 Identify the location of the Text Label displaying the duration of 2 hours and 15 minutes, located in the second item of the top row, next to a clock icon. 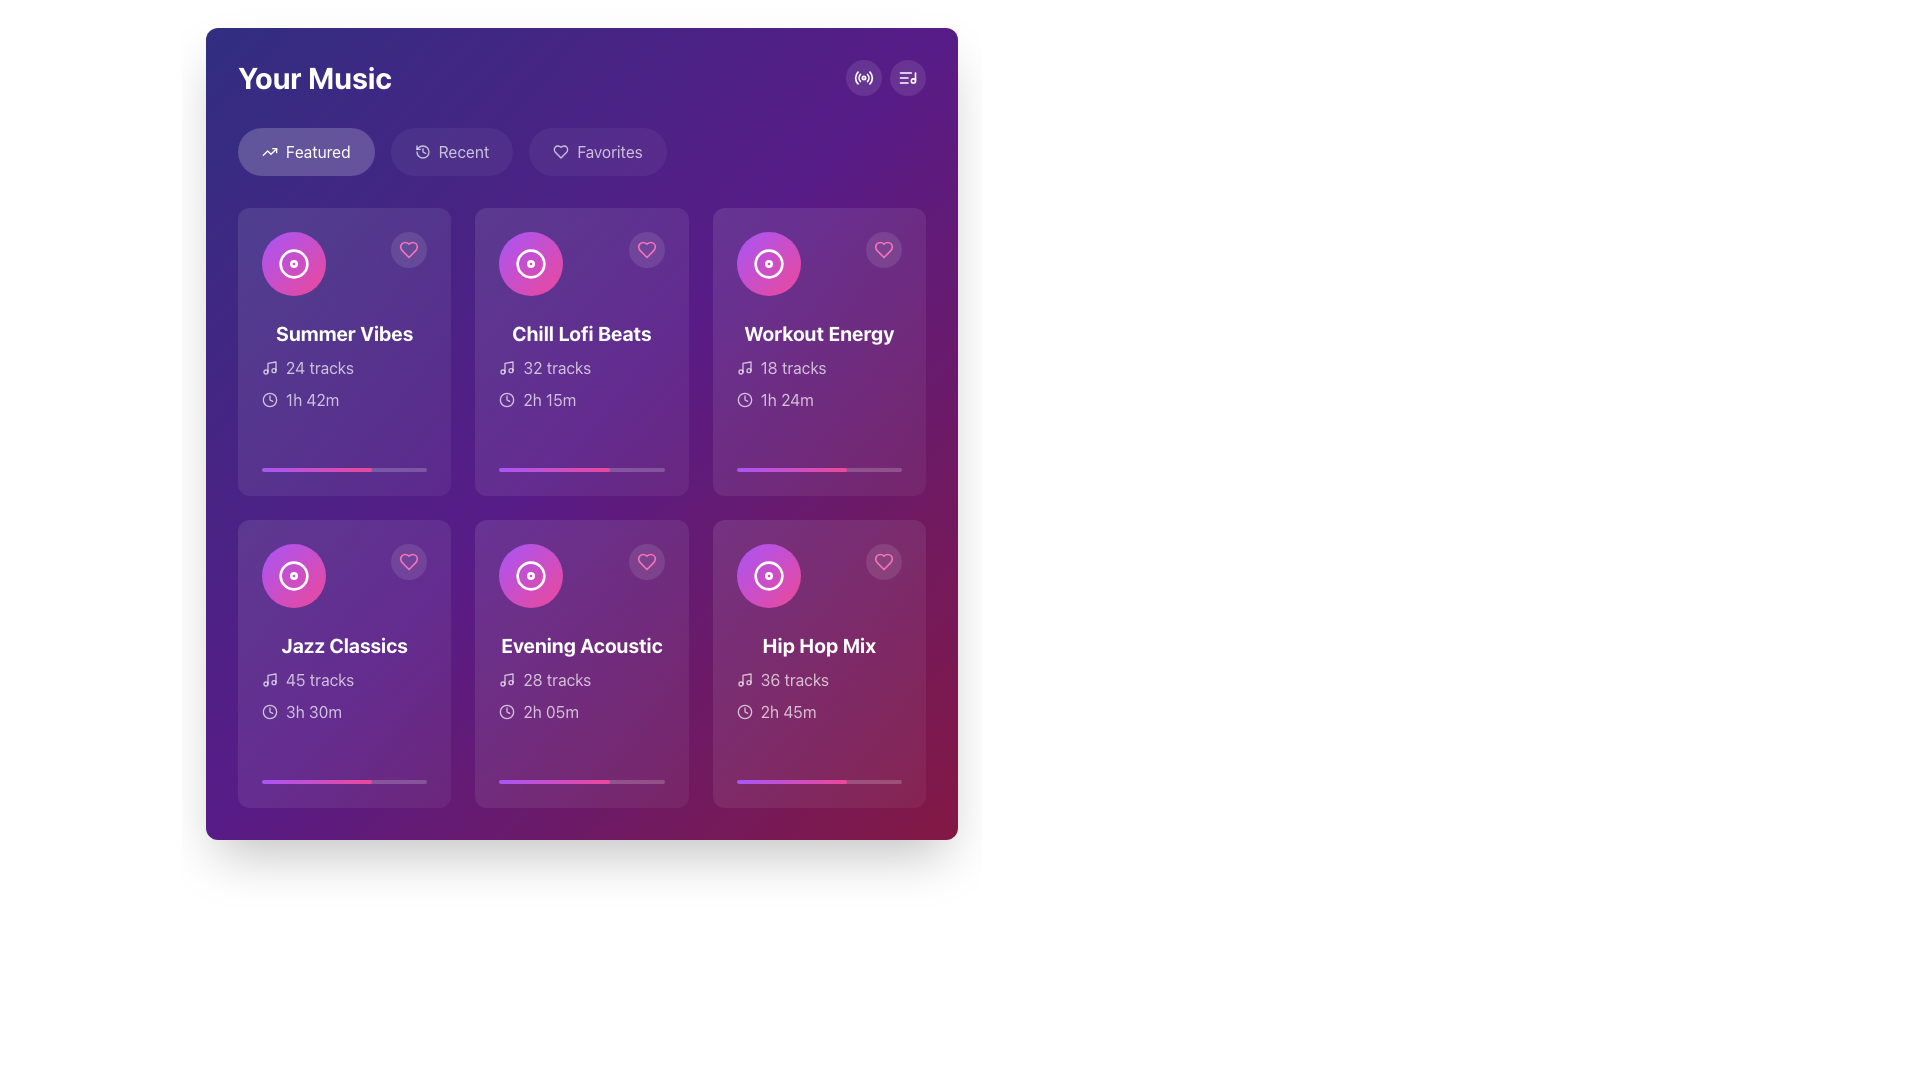
(549, 400).